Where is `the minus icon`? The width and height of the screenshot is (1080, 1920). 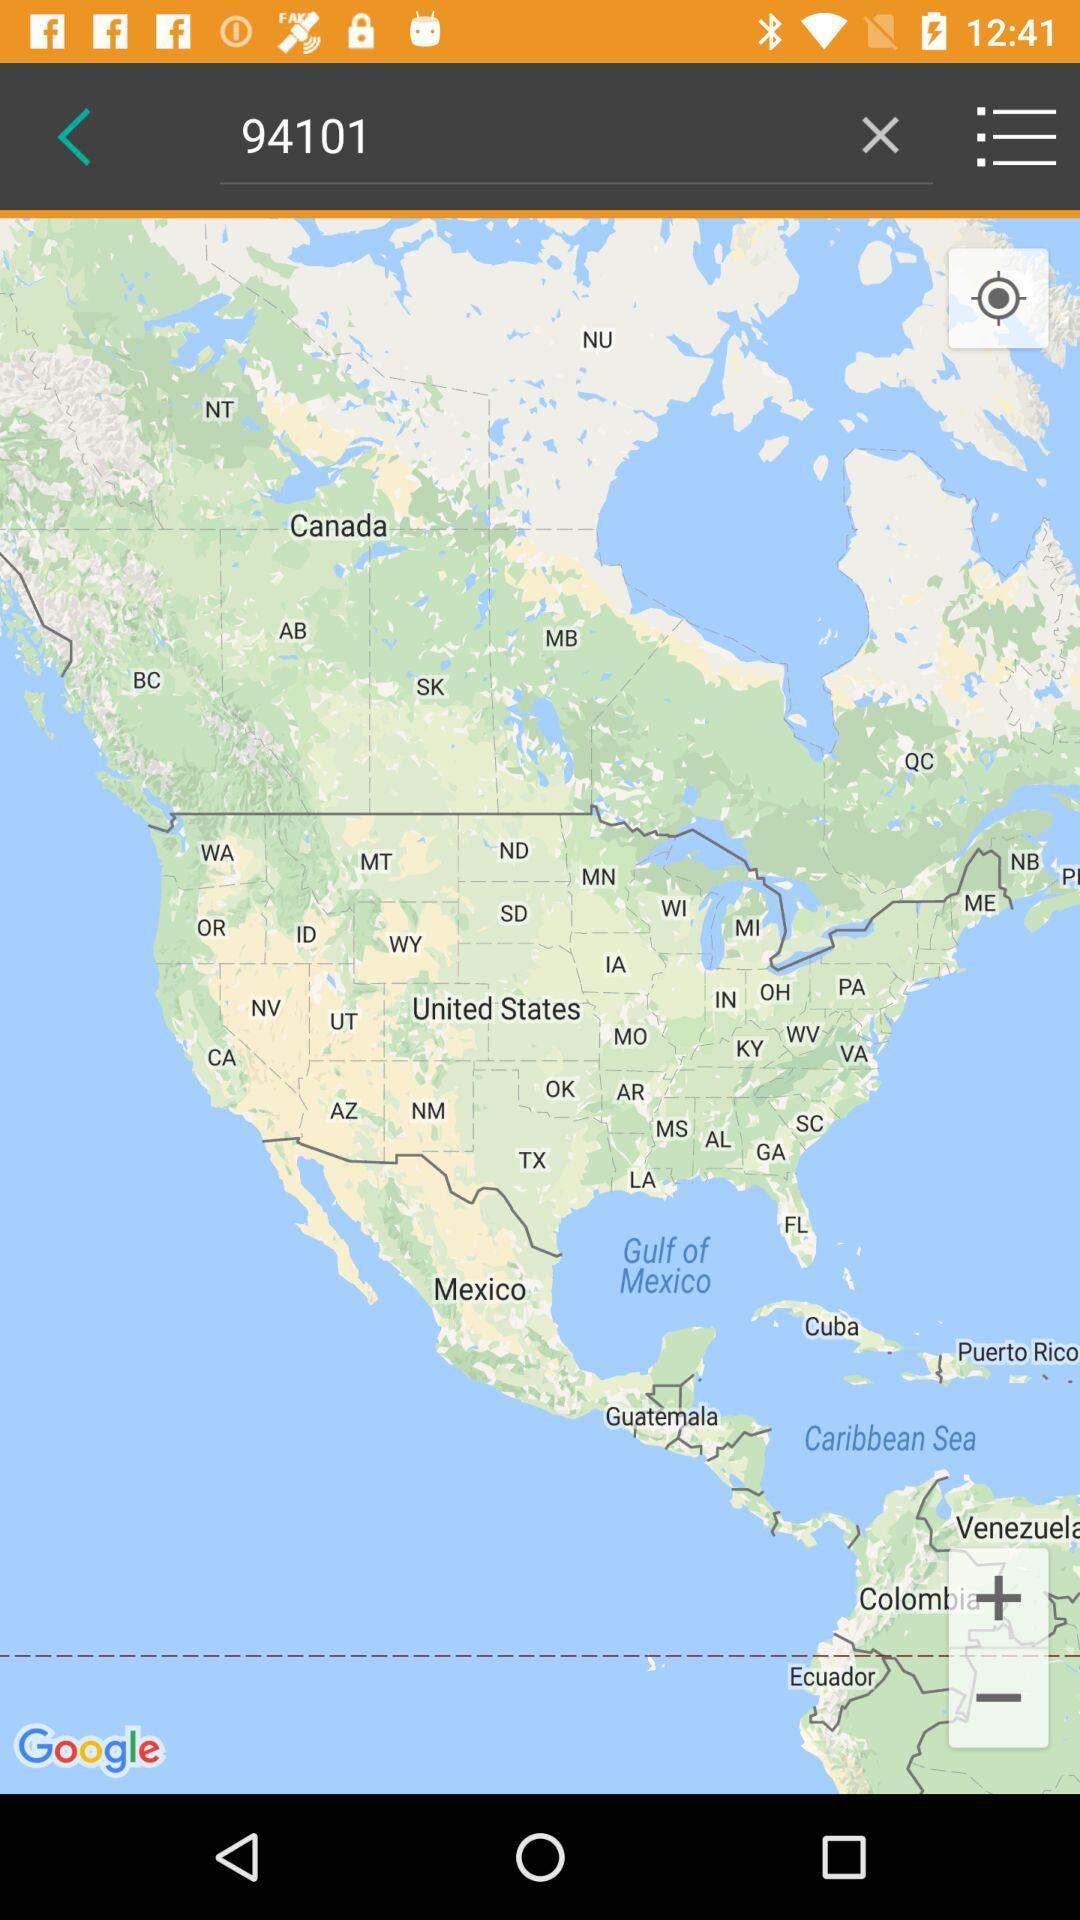 the minus icon is located at coordinates (998, 1699).